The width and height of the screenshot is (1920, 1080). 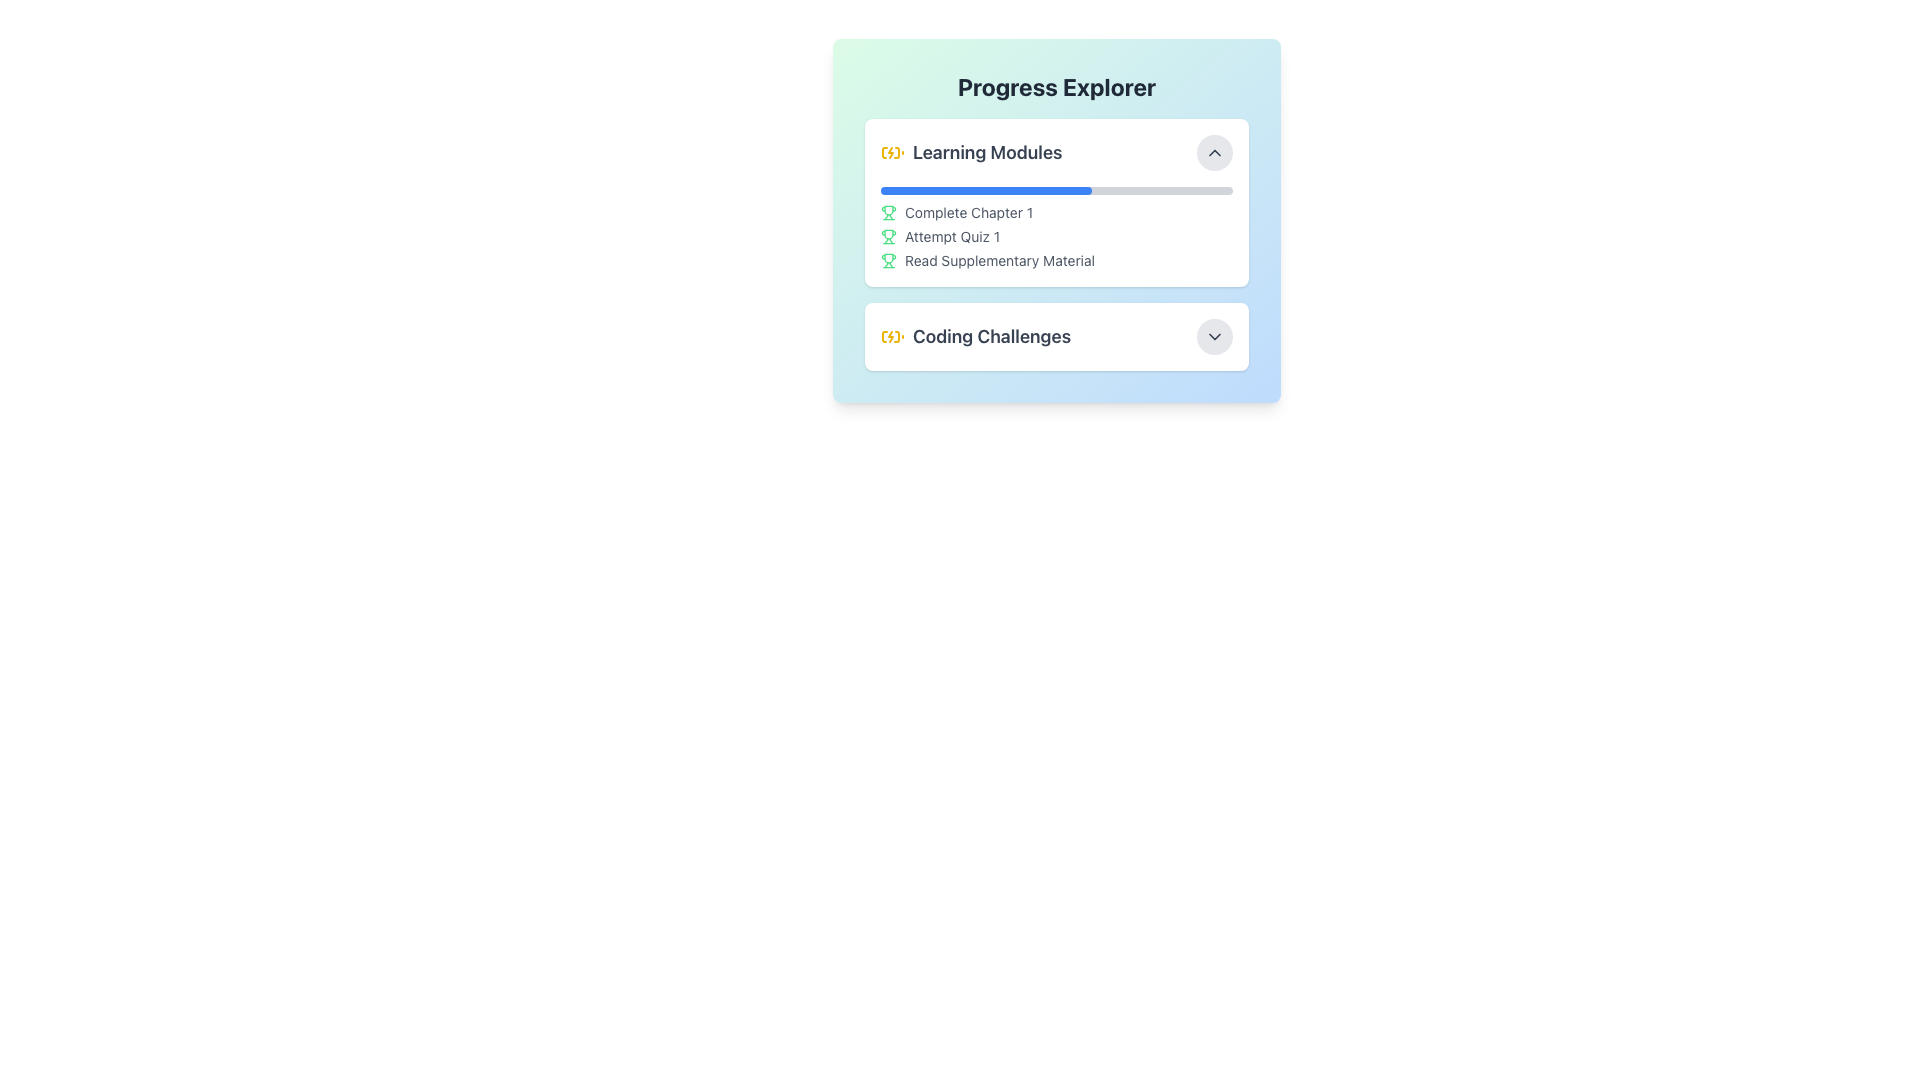 What do you see at coordinates (1213, 335) in the screenshot?
I see `the dropdown toggle button located at the rightmost end of the 'Coding Challenges' section` at bounding box center [1213, 335].